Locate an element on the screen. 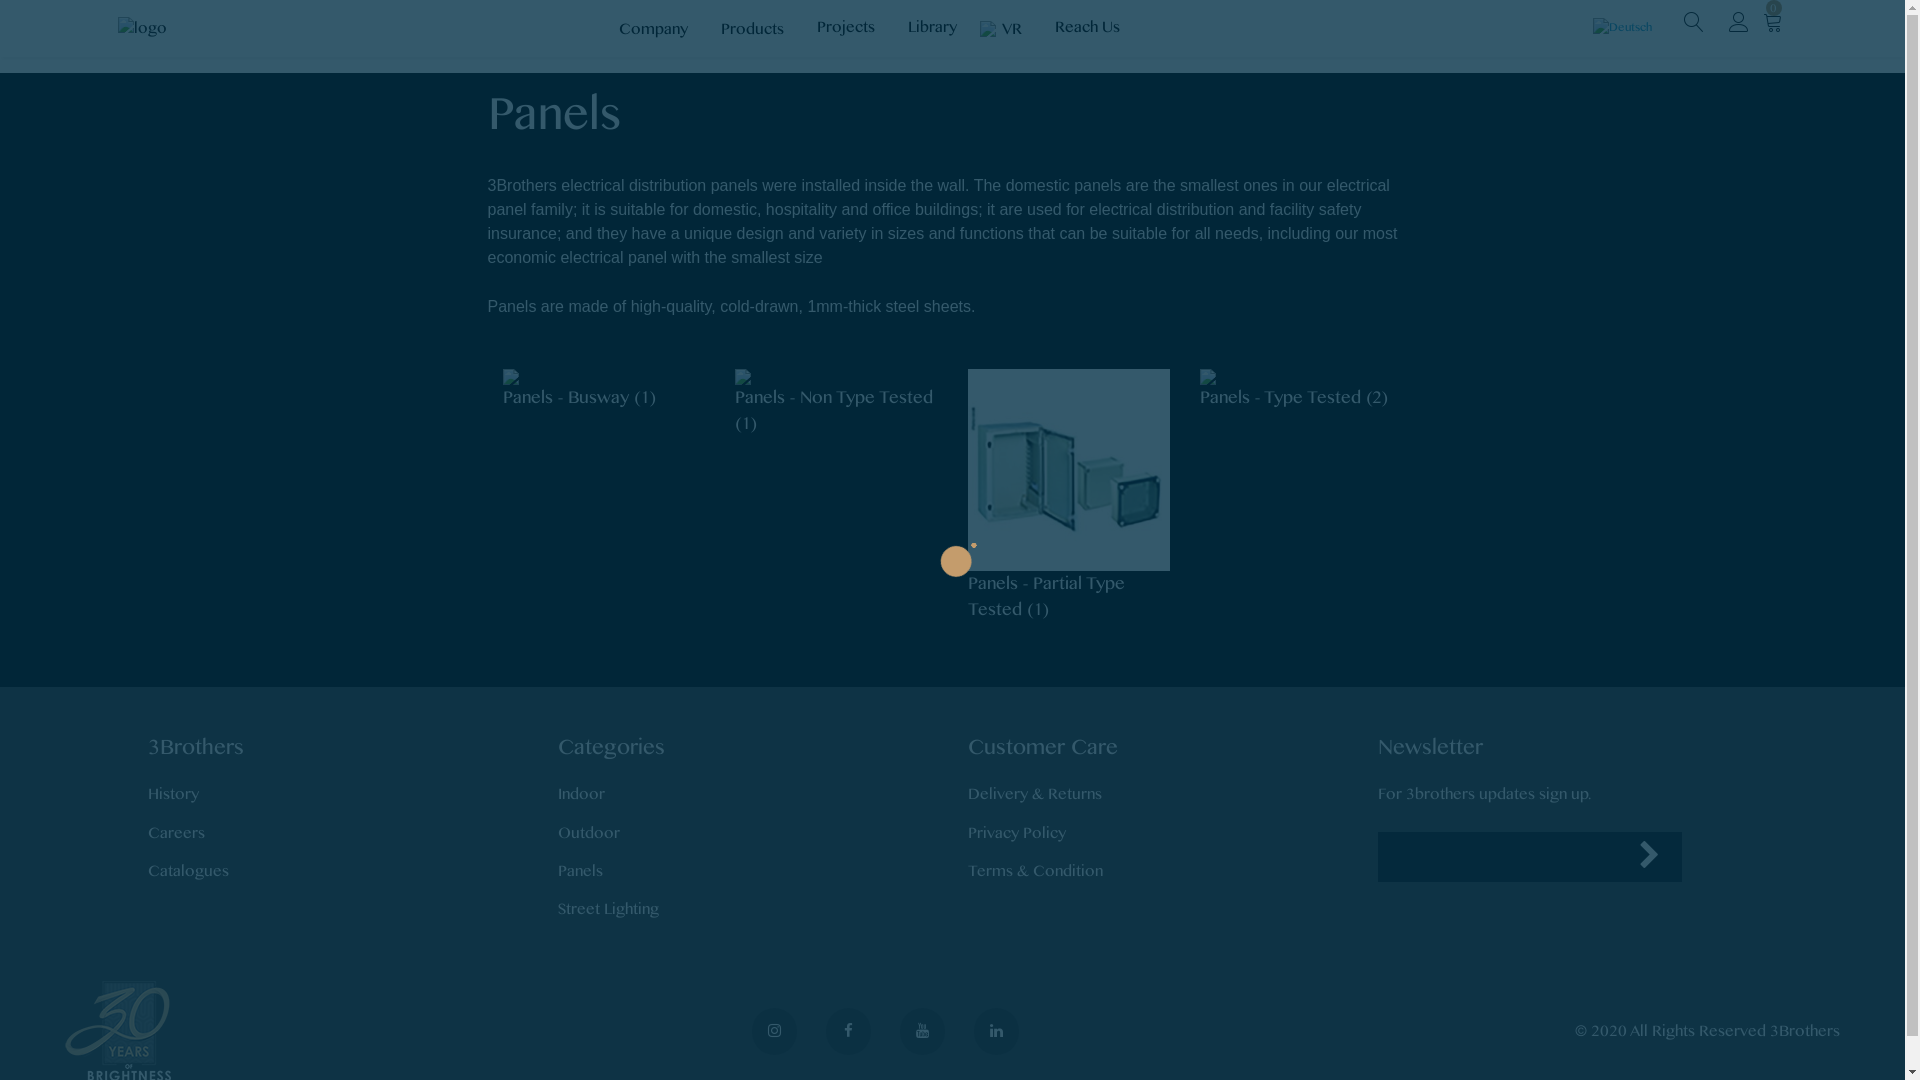 This screenshot has height=1080, width=1920. 'Terms & Condition' is located at coordinates (1035, 870).